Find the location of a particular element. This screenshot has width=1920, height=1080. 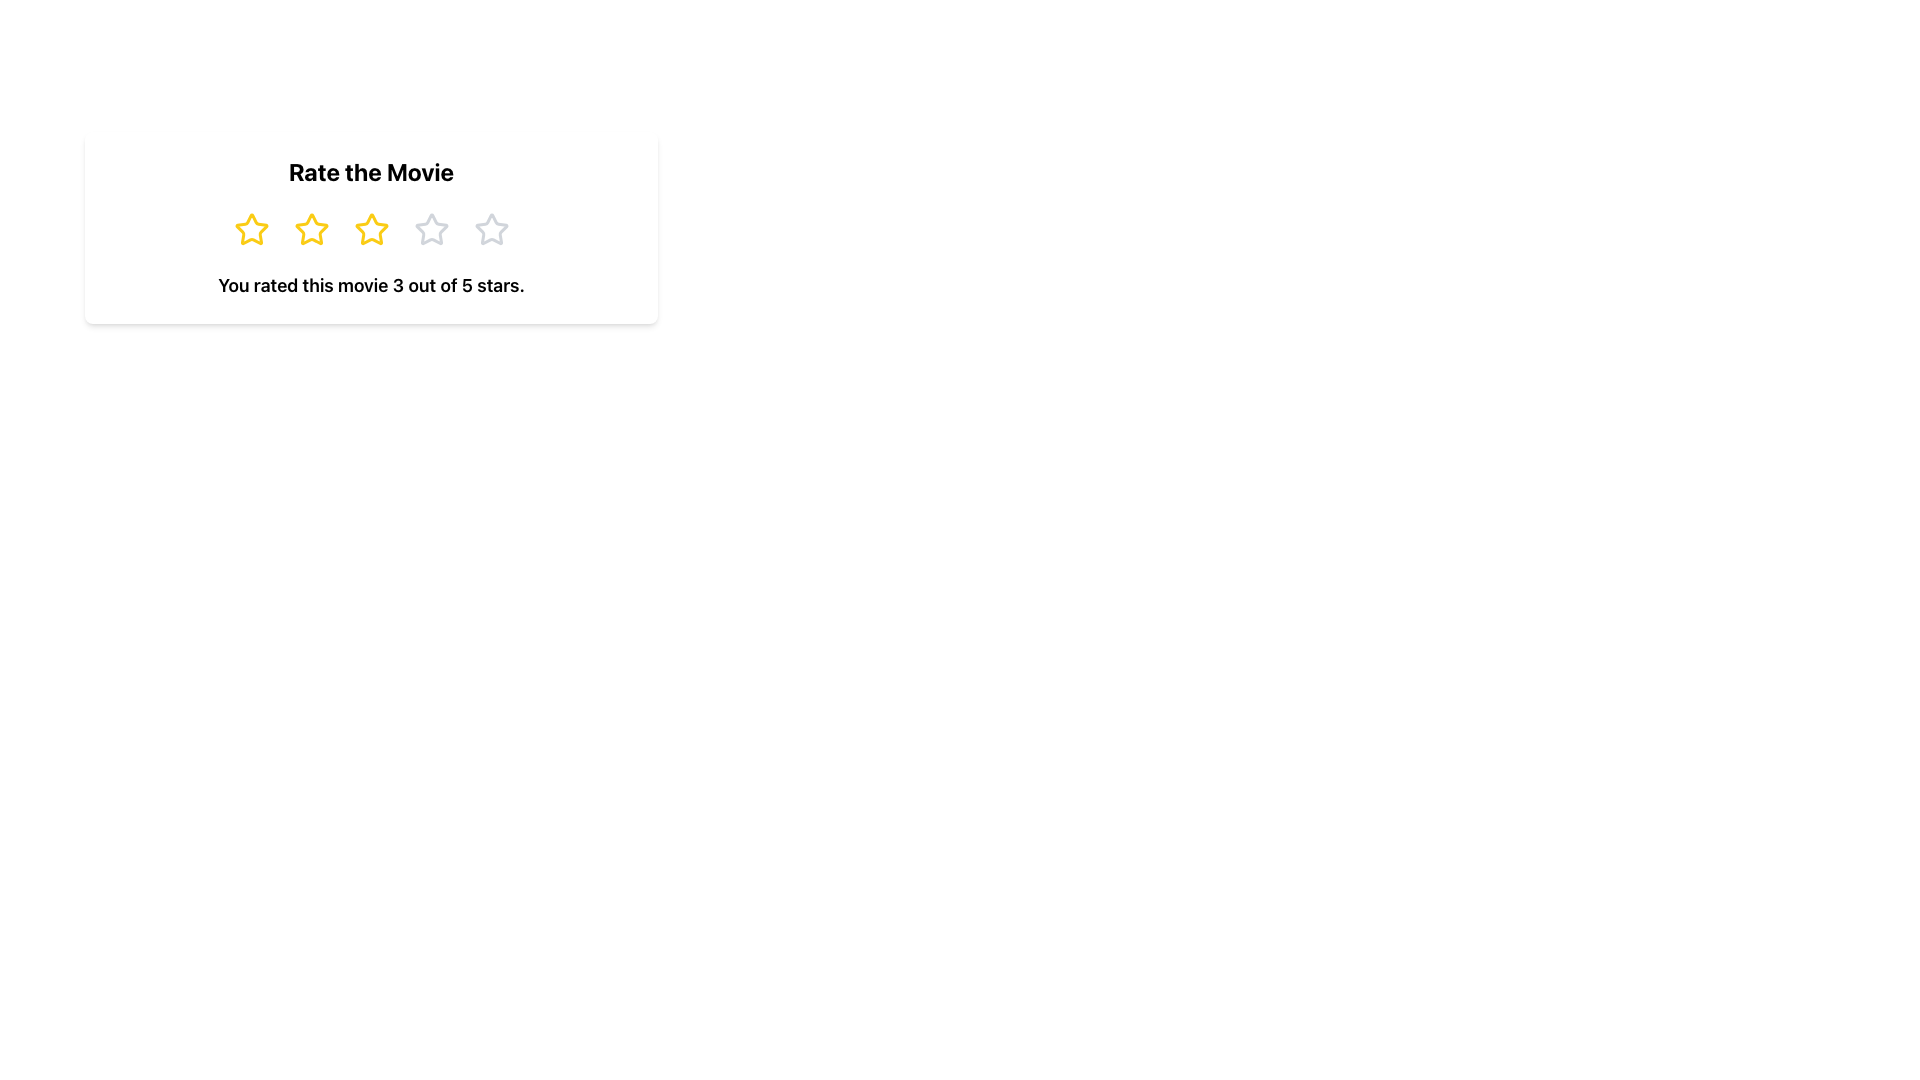

the second star in the 5-star rating component is located at coordinates (310, 229).